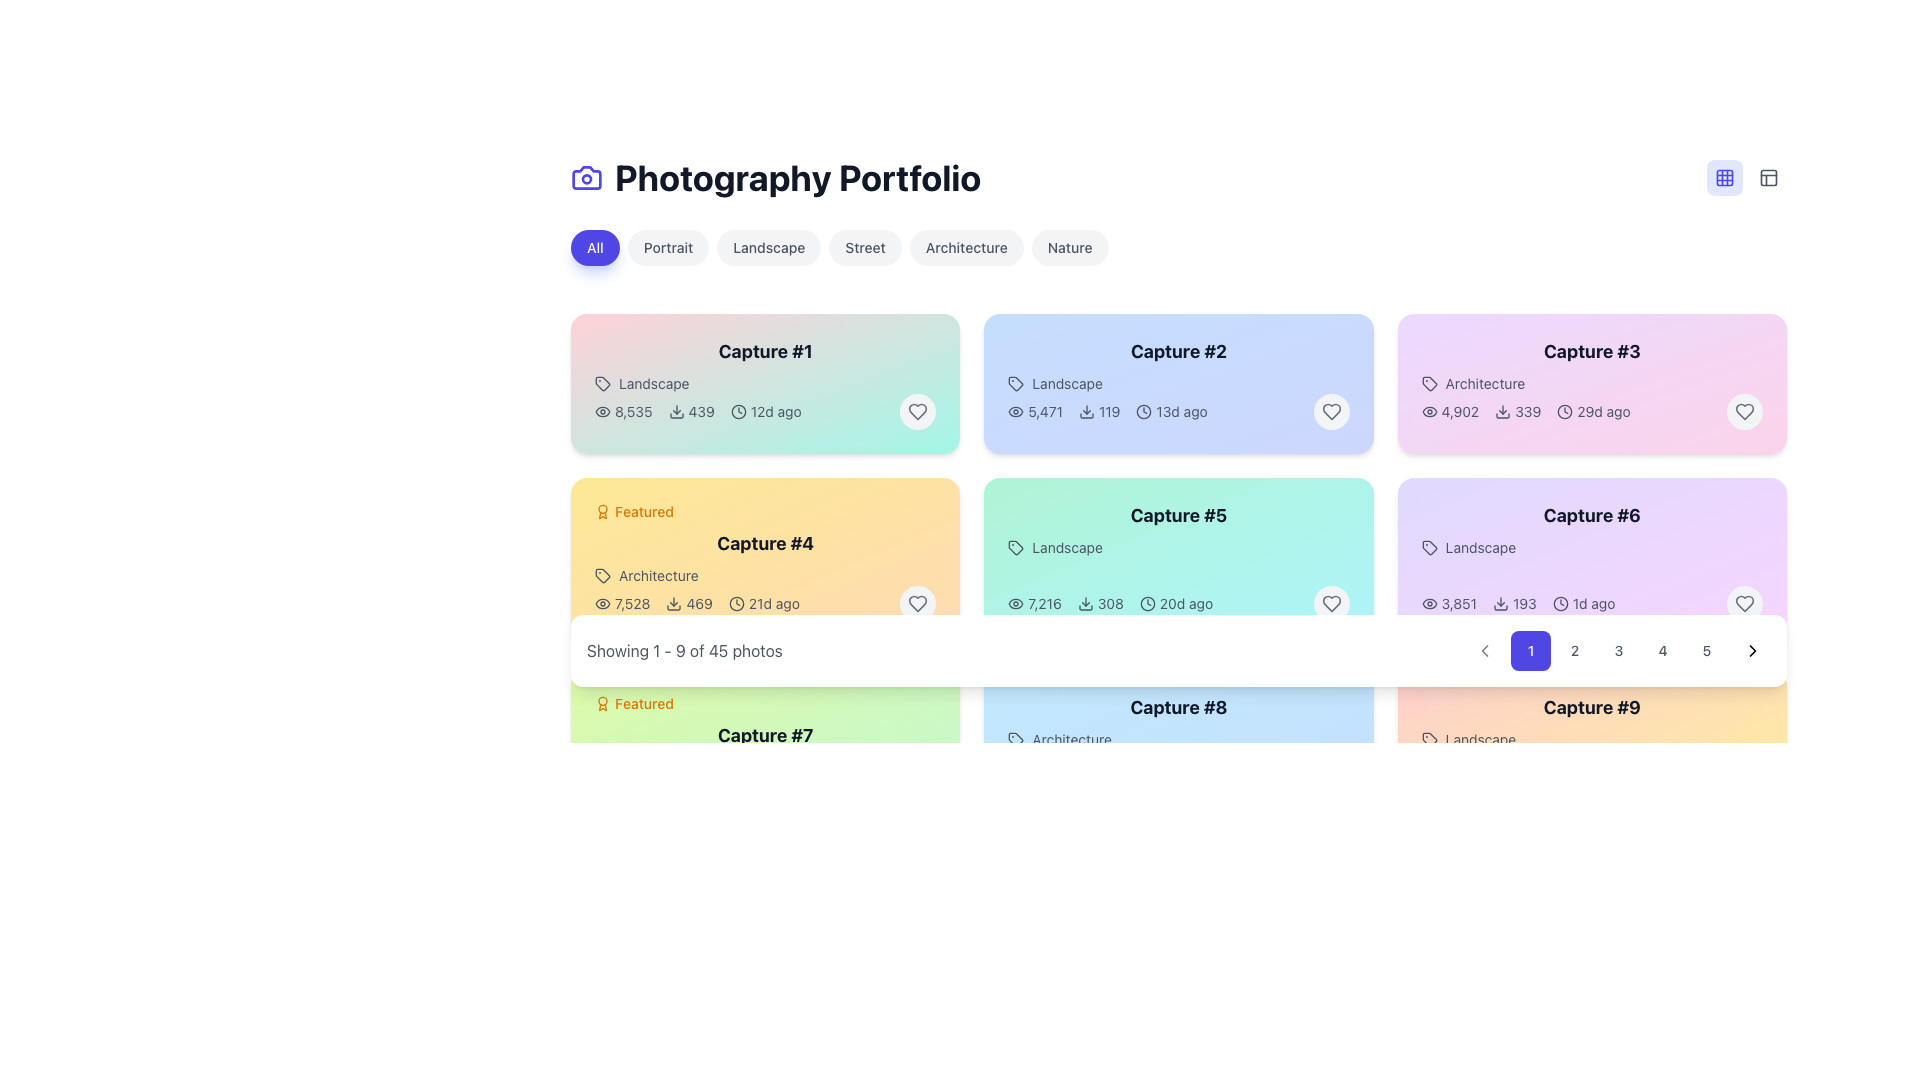  Describe the element at coordinates (1503, 411) in the screenshot. I see `the download icon resembling a downward-pointing arrow located at the top-right corner of the 'Capture #3' card, following the text '4,902'` at that location.